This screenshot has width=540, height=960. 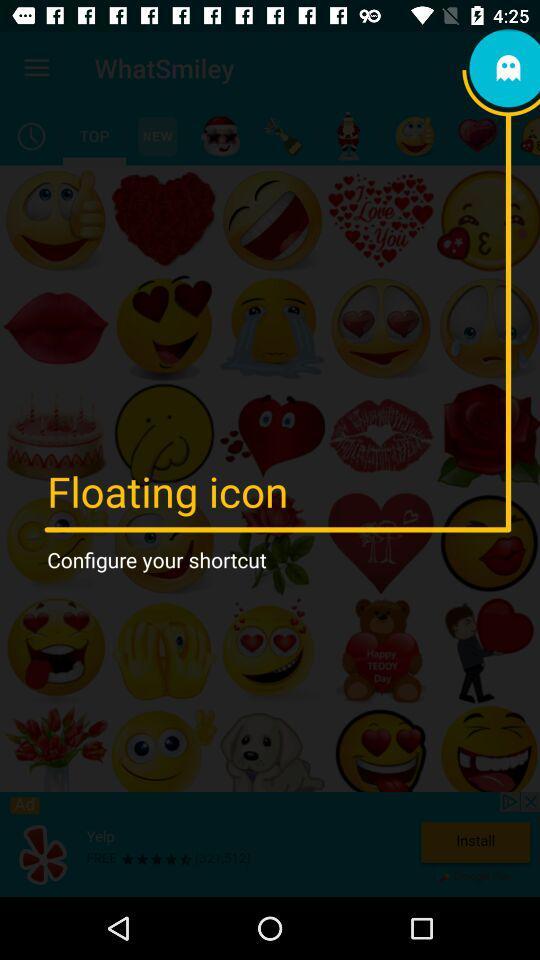 What do you see at coordinates (30, 135) in the screenshot?
I see `recently used emojis` at bounding box center [30, 135].